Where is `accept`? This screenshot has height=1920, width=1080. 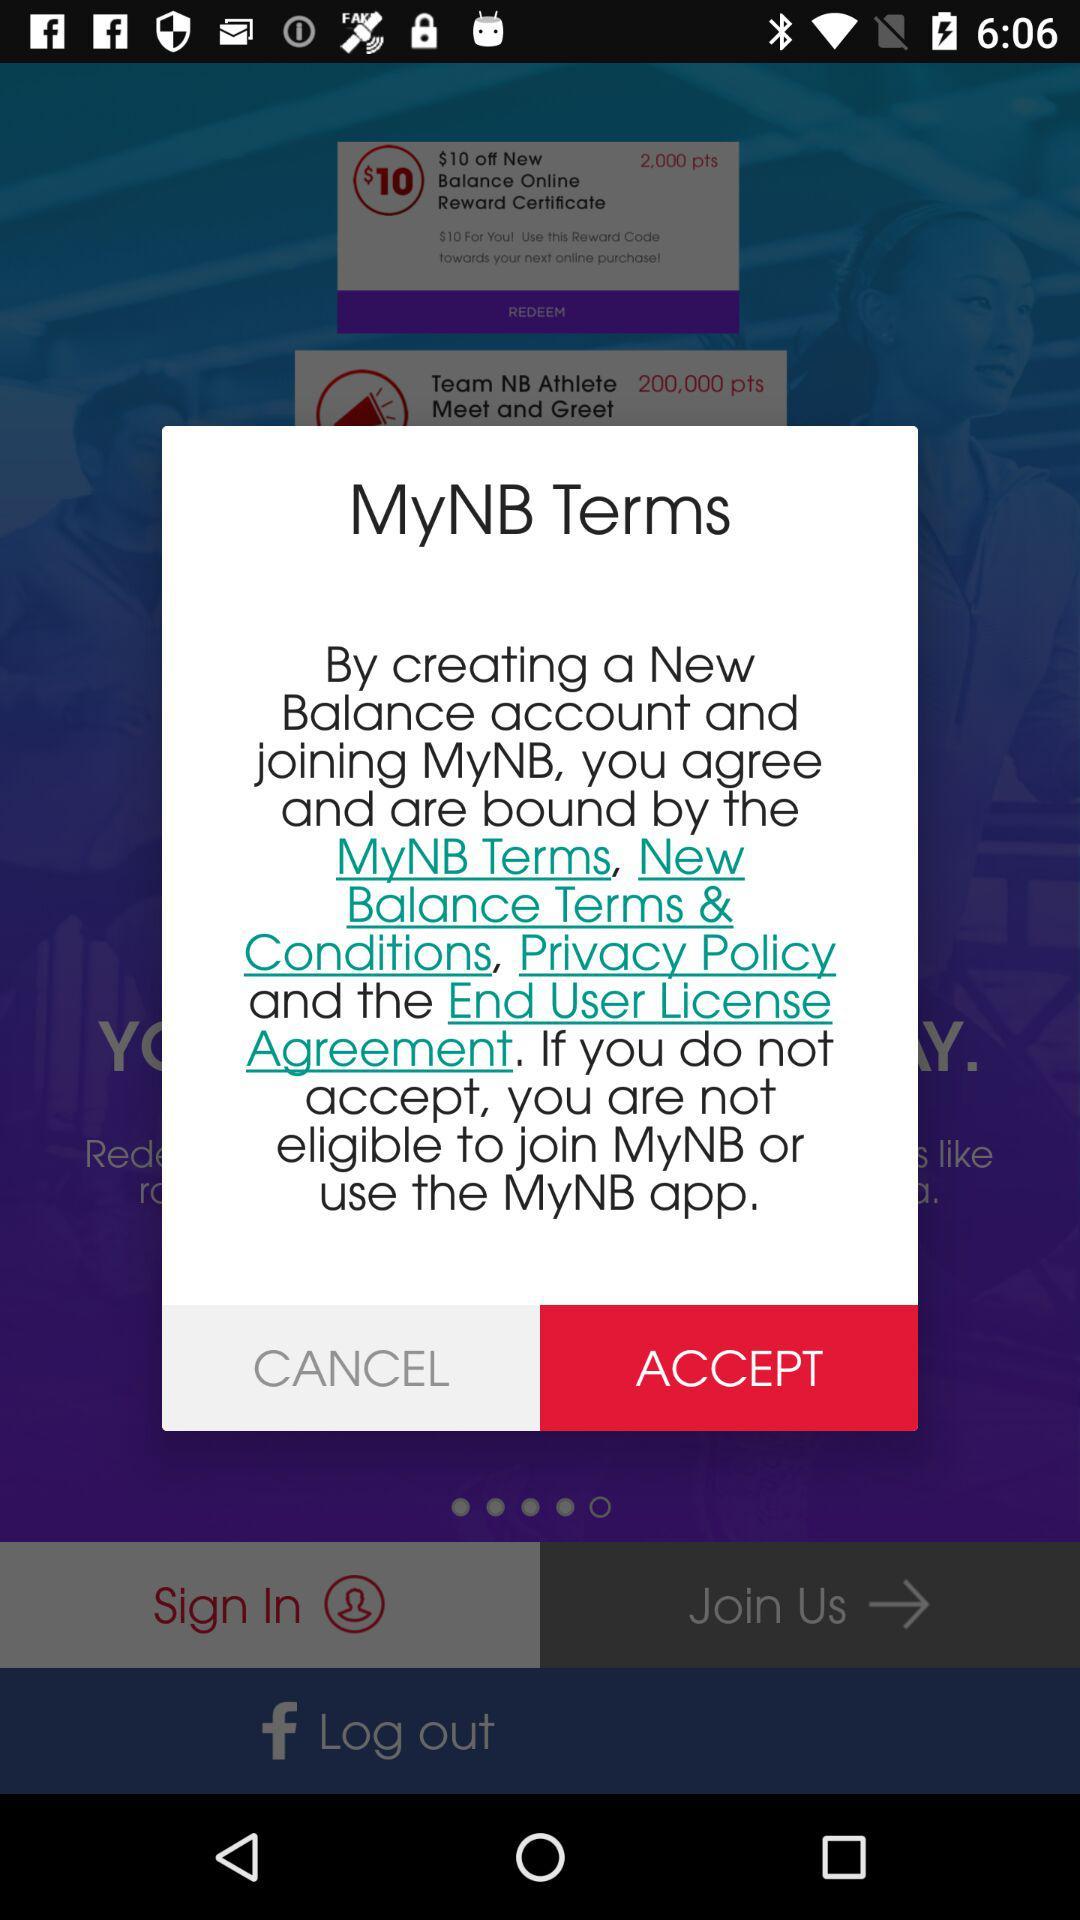 accept is located at coordinates (729, 1367).